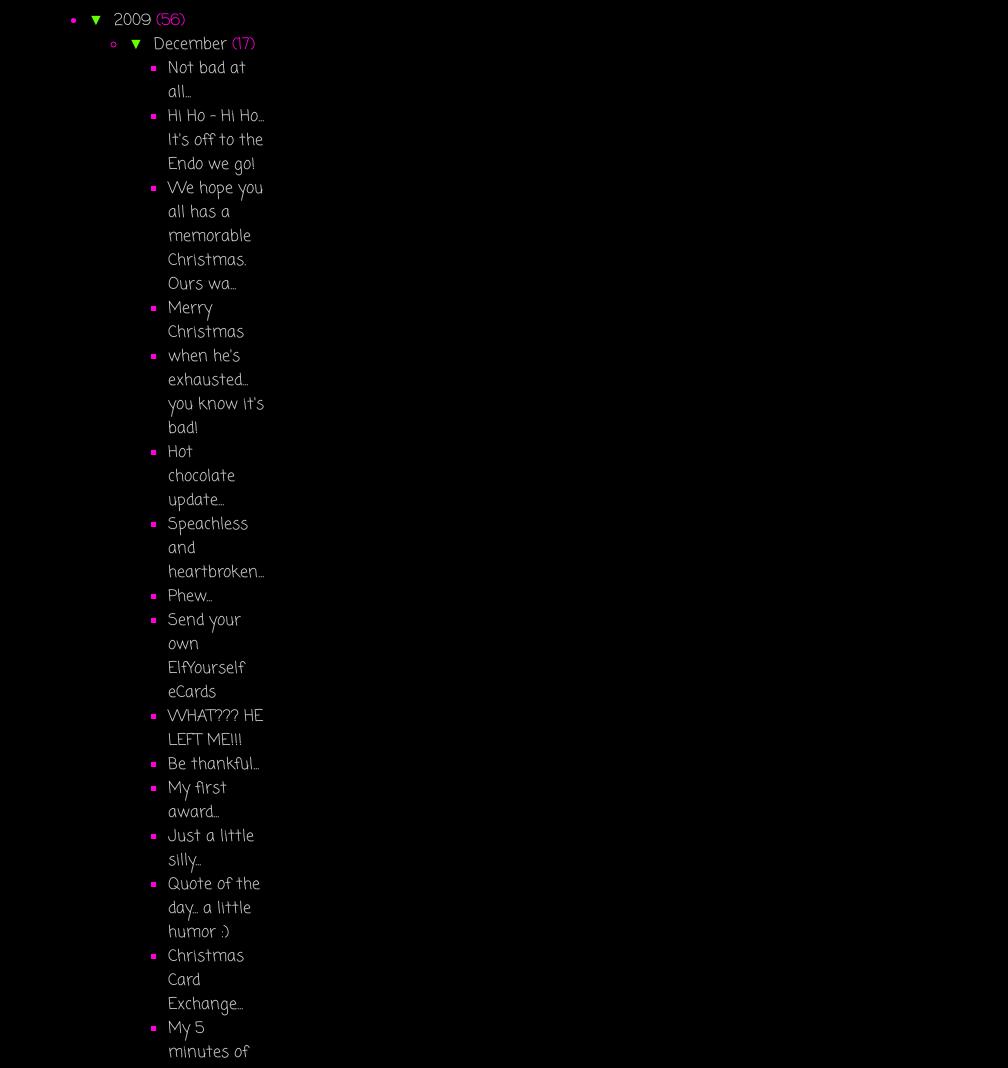  Describe the element at coordinates (216, 140) in the screenshot. I see `'Hi Ho - Hi Ho... It's off to the Endo we go!'` at that location.